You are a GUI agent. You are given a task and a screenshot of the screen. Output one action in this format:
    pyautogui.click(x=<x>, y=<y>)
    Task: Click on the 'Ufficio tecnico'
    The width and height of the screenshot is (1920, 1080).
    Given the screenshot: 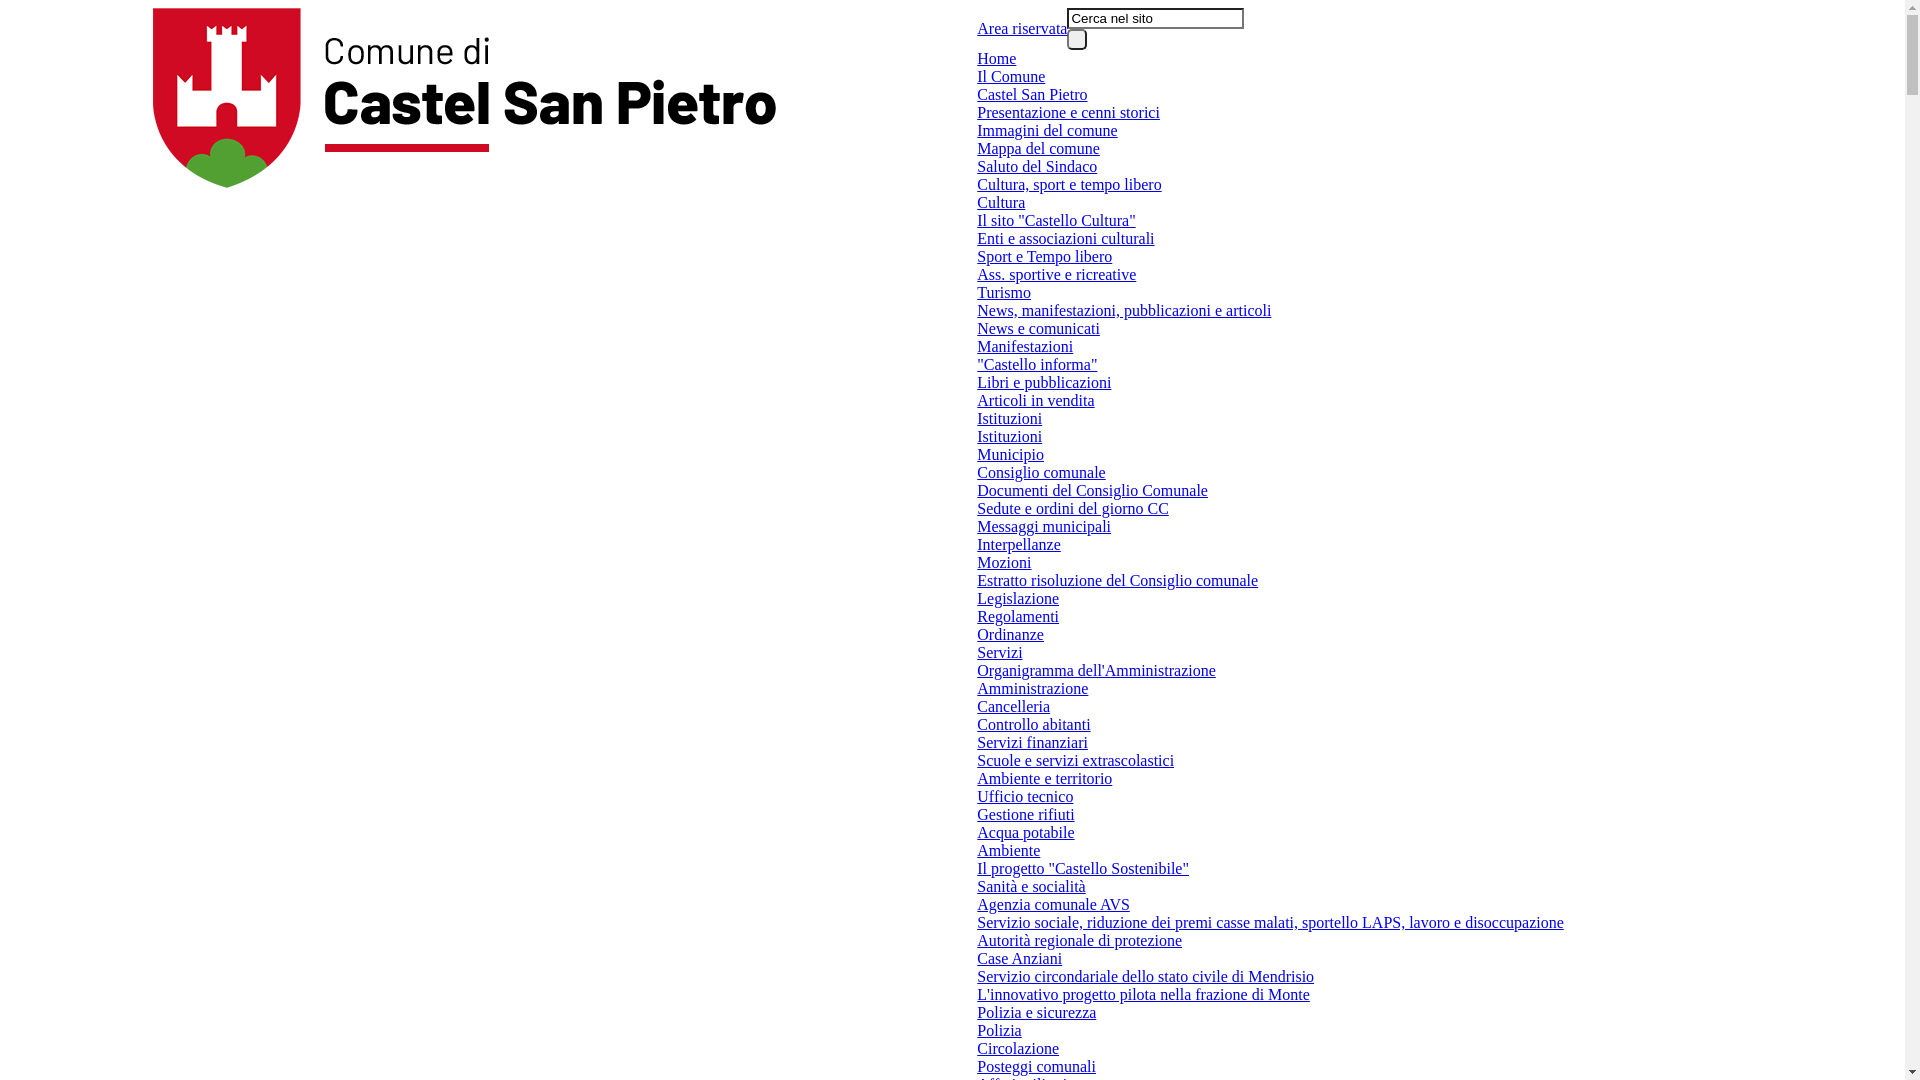 What is the action you would take?
    pyautogui.click(x=1025, y=796)
    